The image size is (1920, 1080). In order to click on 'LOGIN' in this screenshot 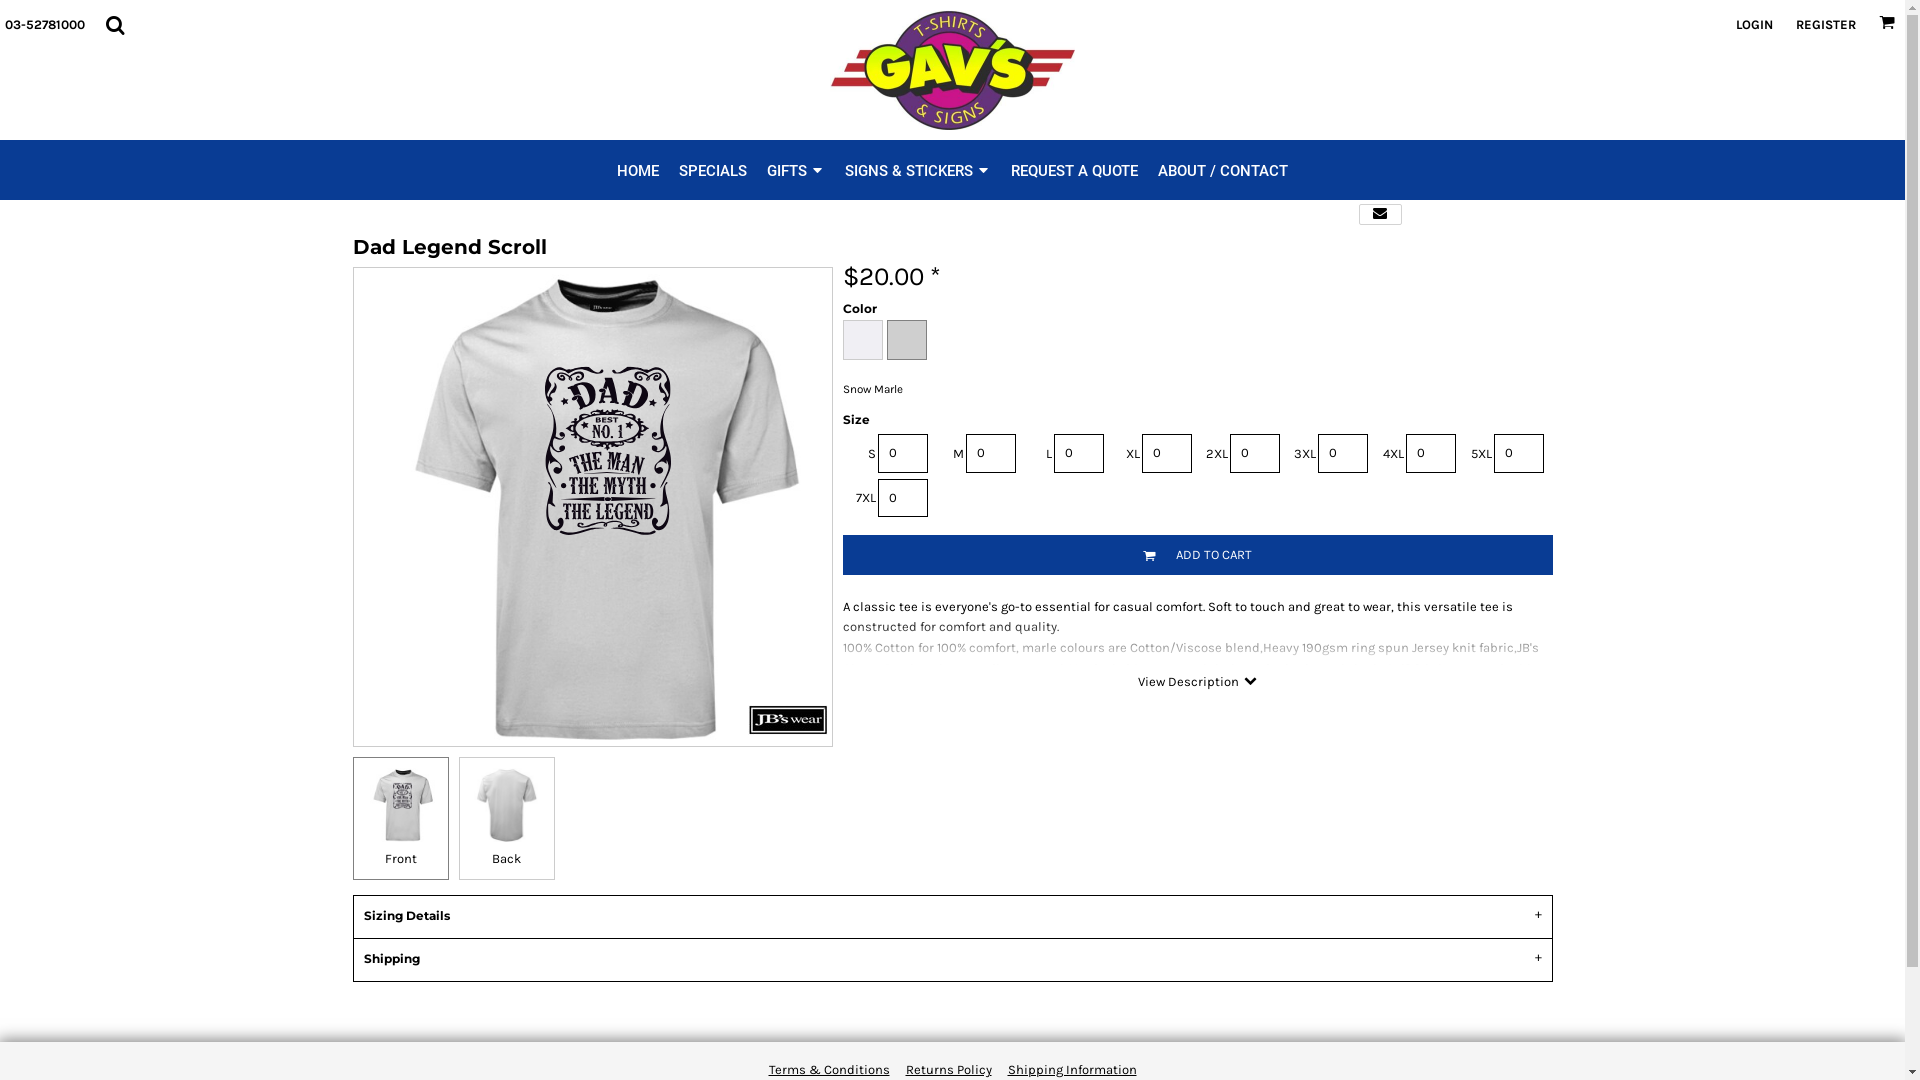, I will do `click(1753, 24)`.